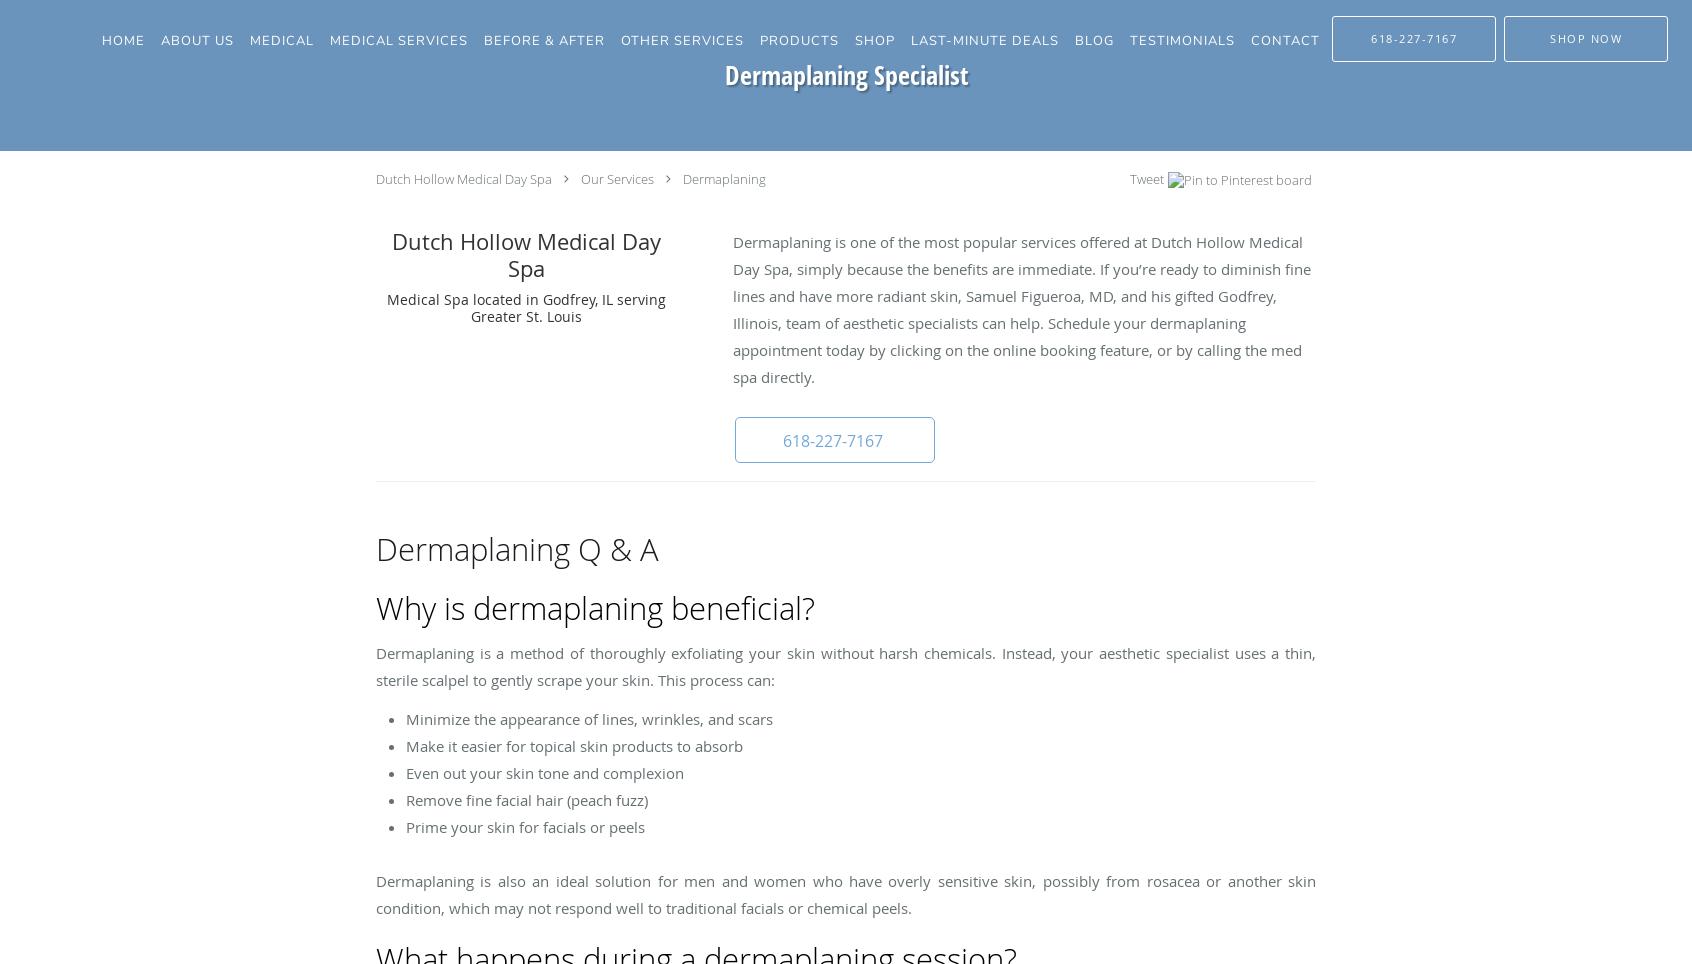 The height and width of the screenshot is (964, 1692). Describe the element at coordinates (845, 74) in the screenshot. I see `'Dermaplaning Specialist'` at that location.